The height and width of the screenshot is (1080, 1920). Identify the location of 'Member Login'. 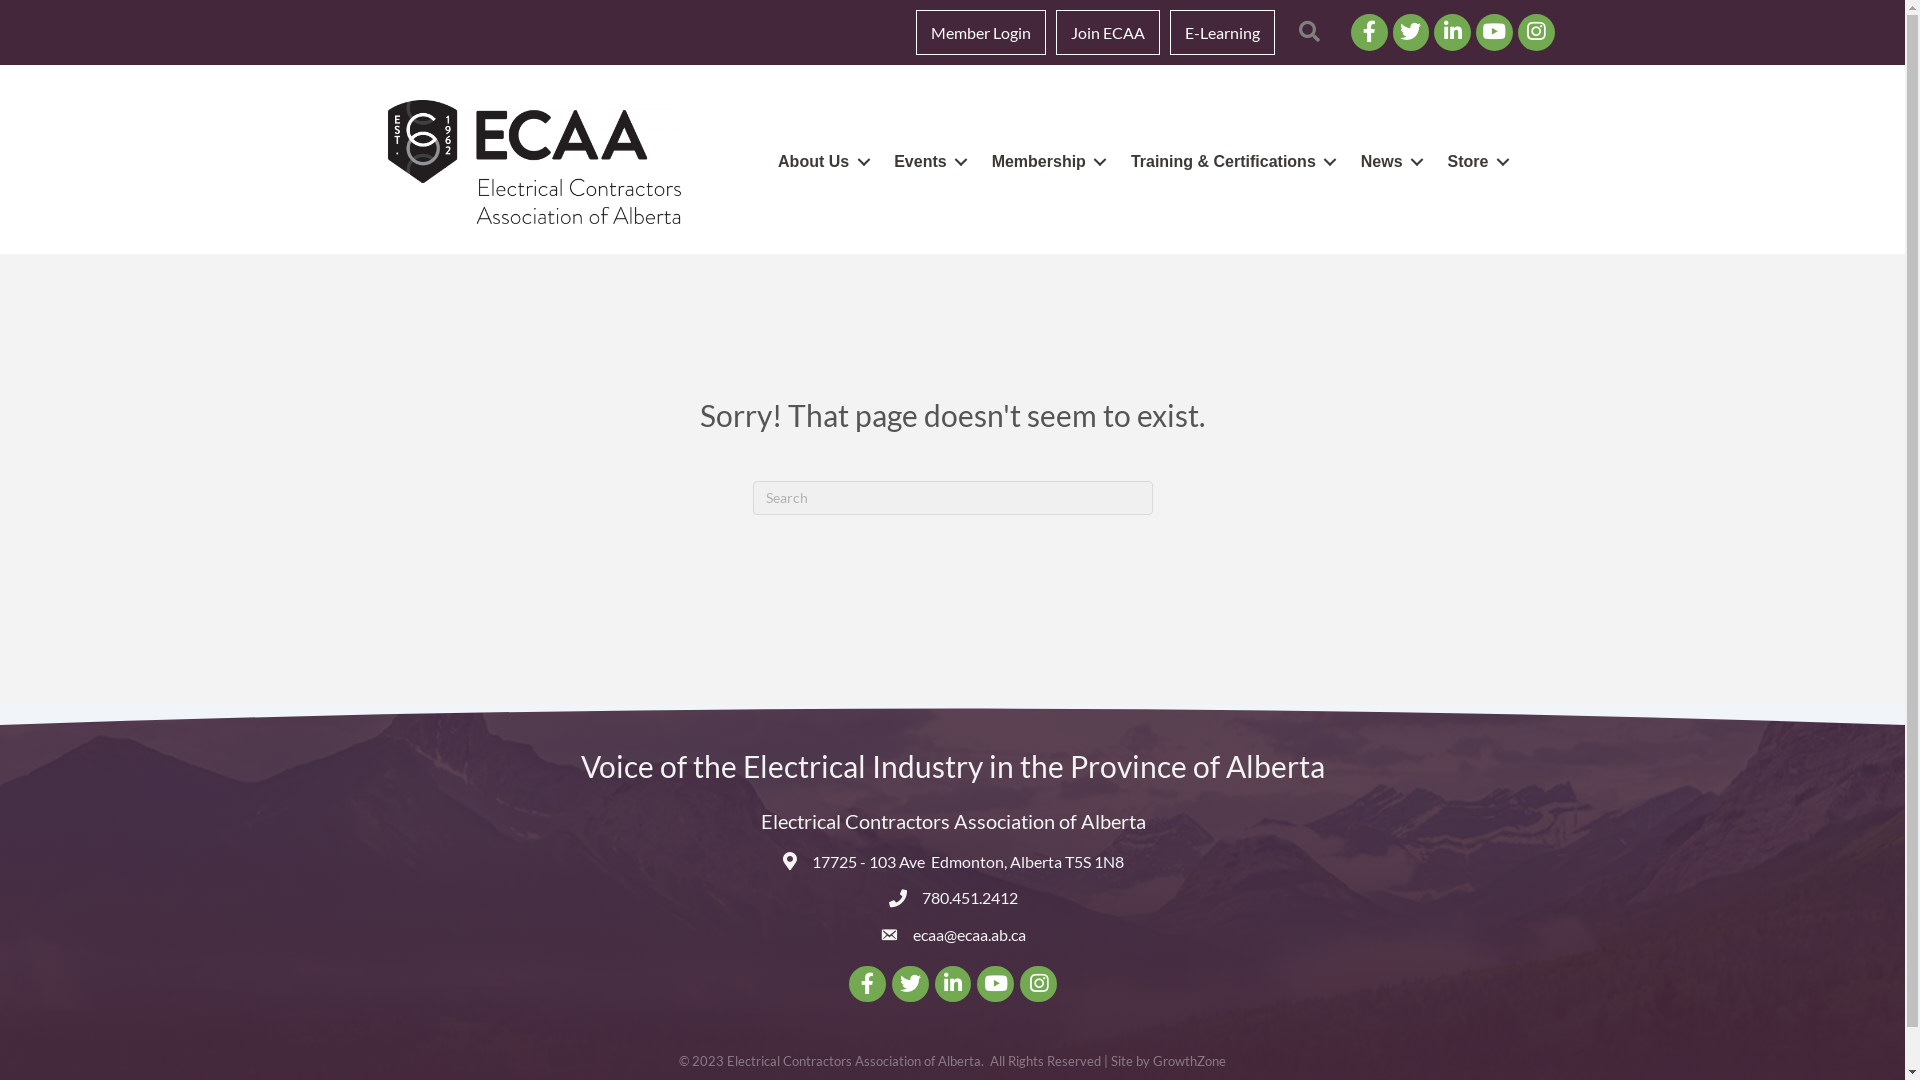
(980, 32).